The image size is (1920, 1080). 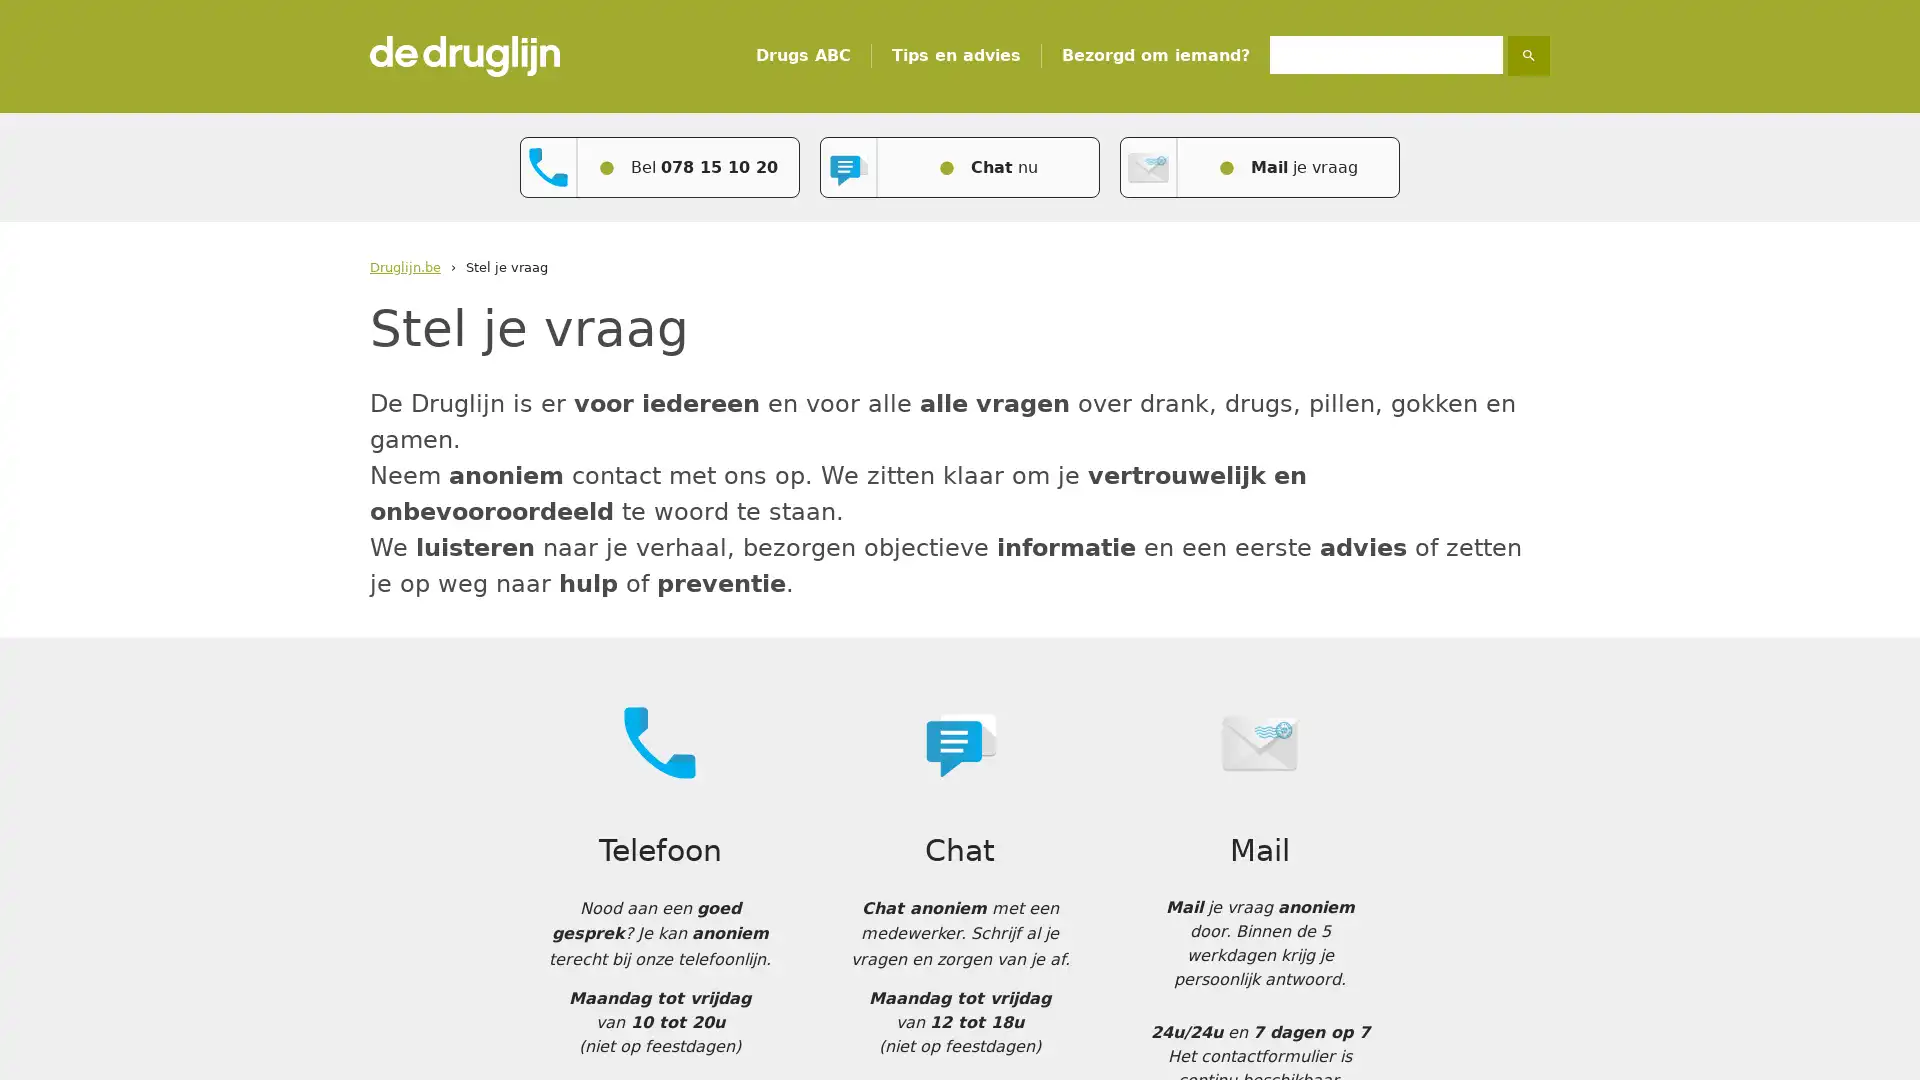 What do you see at coordinates (660, 166) in the screenshot?
I see `Bel 078 15 10 20` at bounding box center [660, 166].